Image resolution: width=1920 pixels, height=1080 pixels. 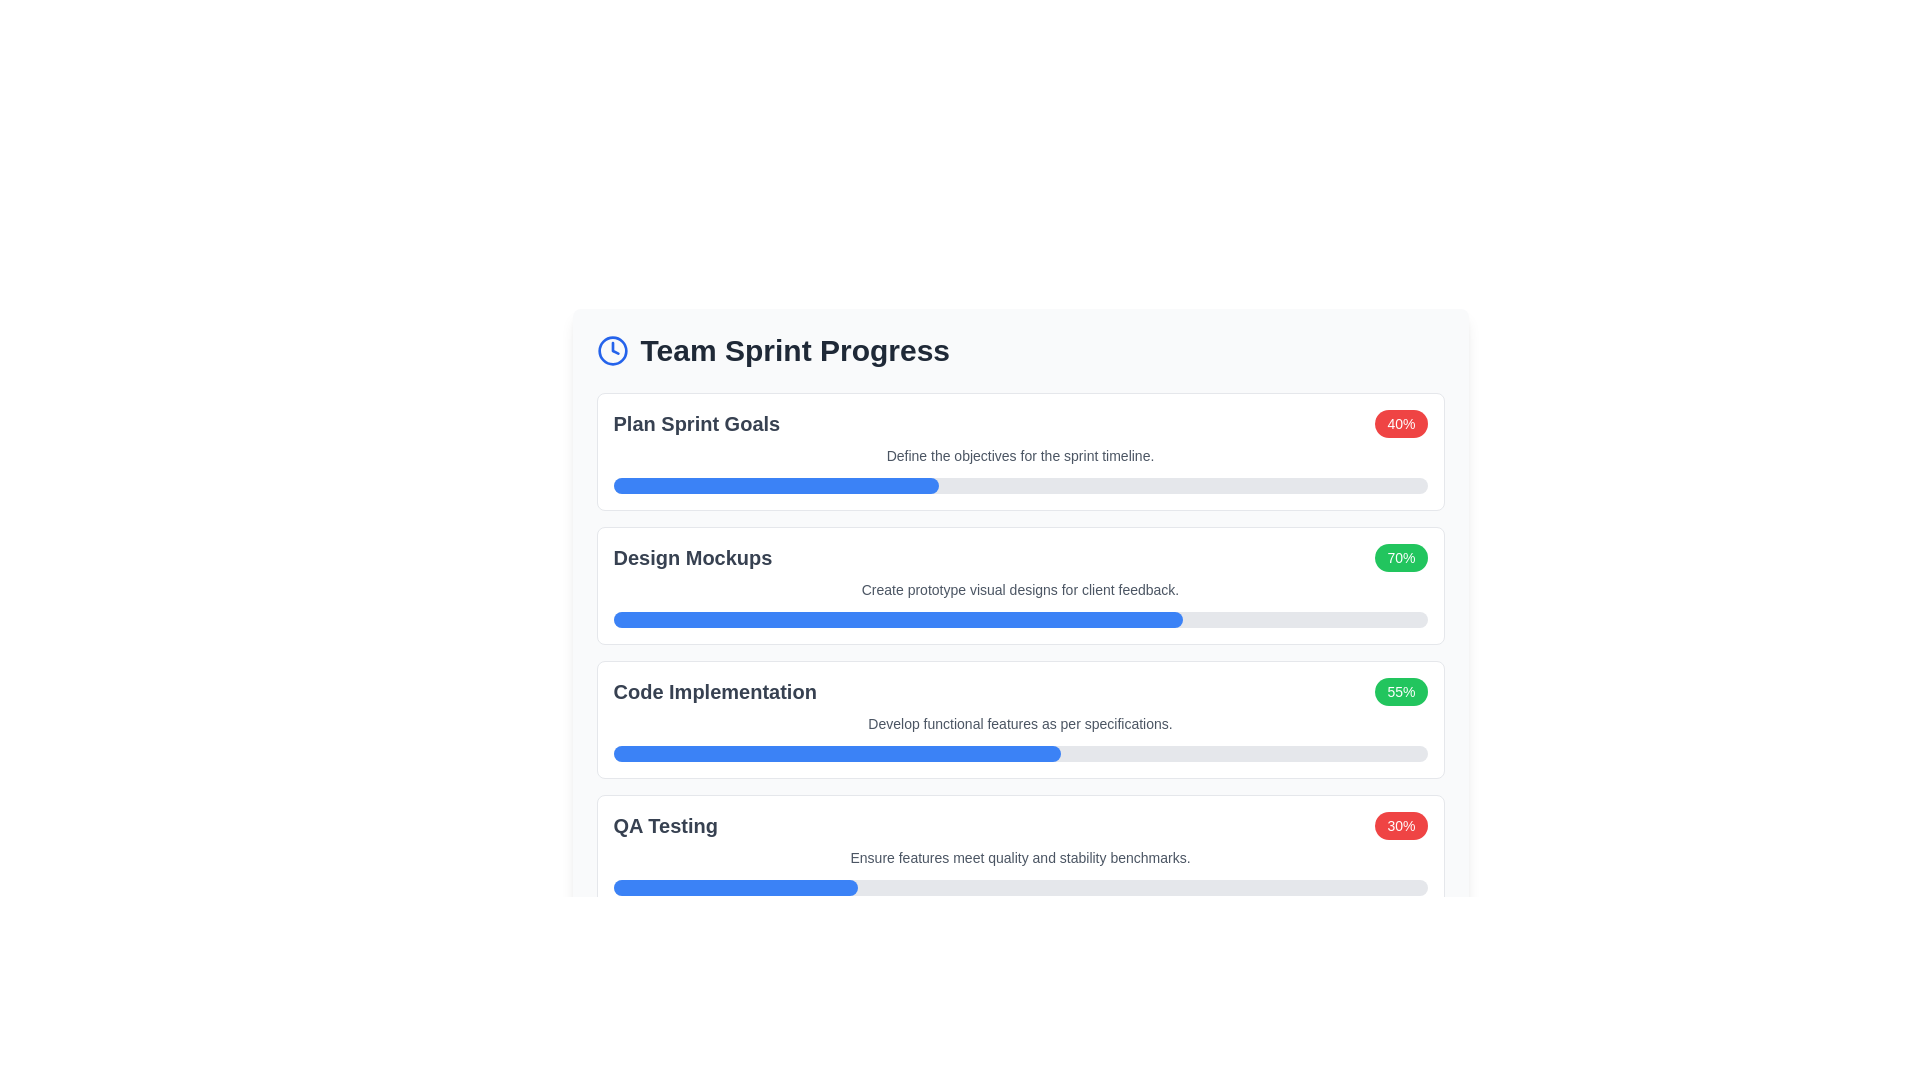 I want to click on the progress represented by the active fill portion of the progress bar titled 'Code Implementation', which indicates 55% completion, so click(x=837, y=753).